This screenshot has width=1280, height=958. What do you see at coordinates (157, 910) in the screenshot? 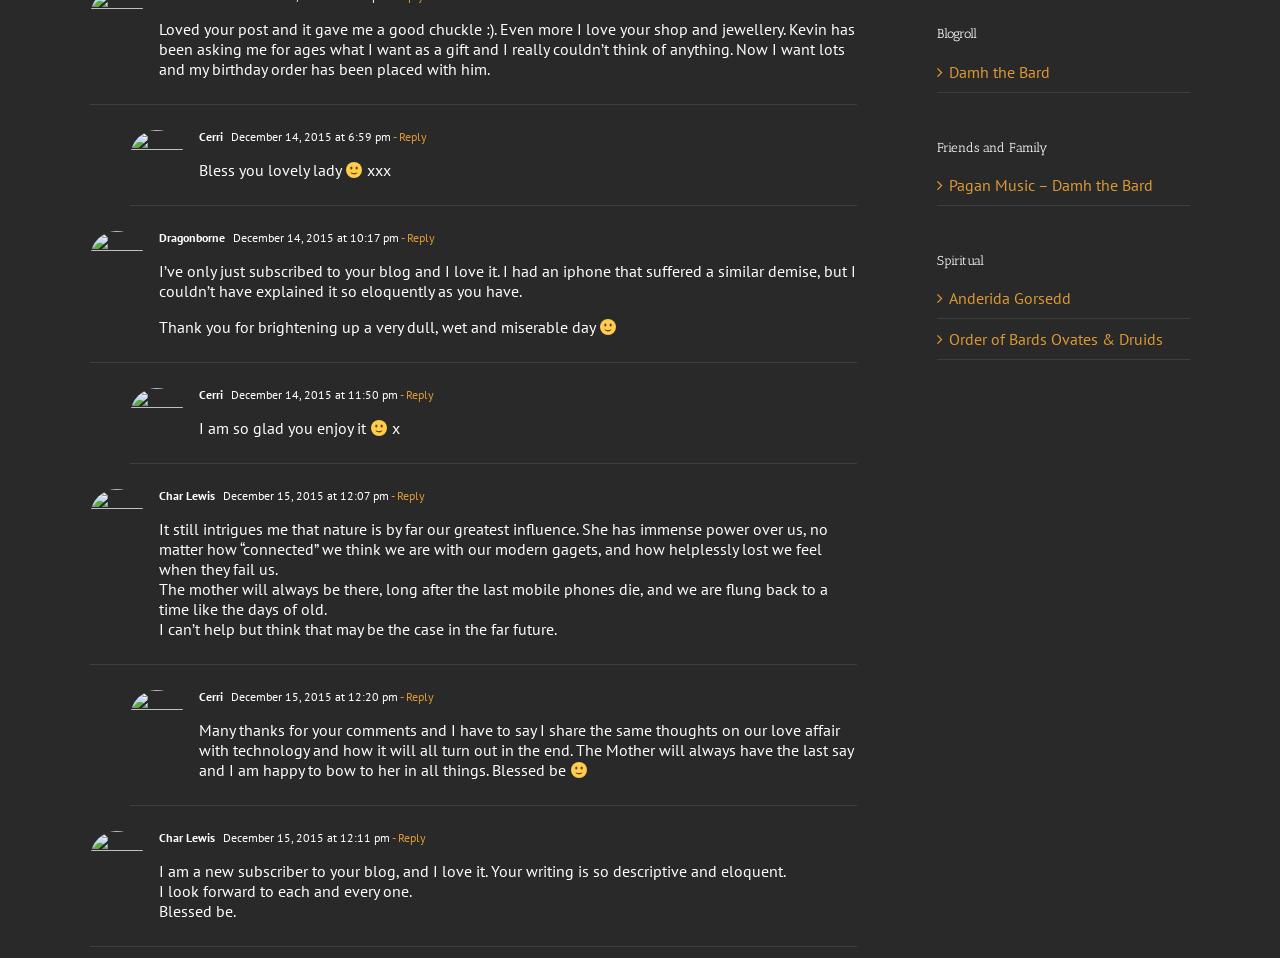
I see `'Blessed be.'` at bounding box center [157, 910].